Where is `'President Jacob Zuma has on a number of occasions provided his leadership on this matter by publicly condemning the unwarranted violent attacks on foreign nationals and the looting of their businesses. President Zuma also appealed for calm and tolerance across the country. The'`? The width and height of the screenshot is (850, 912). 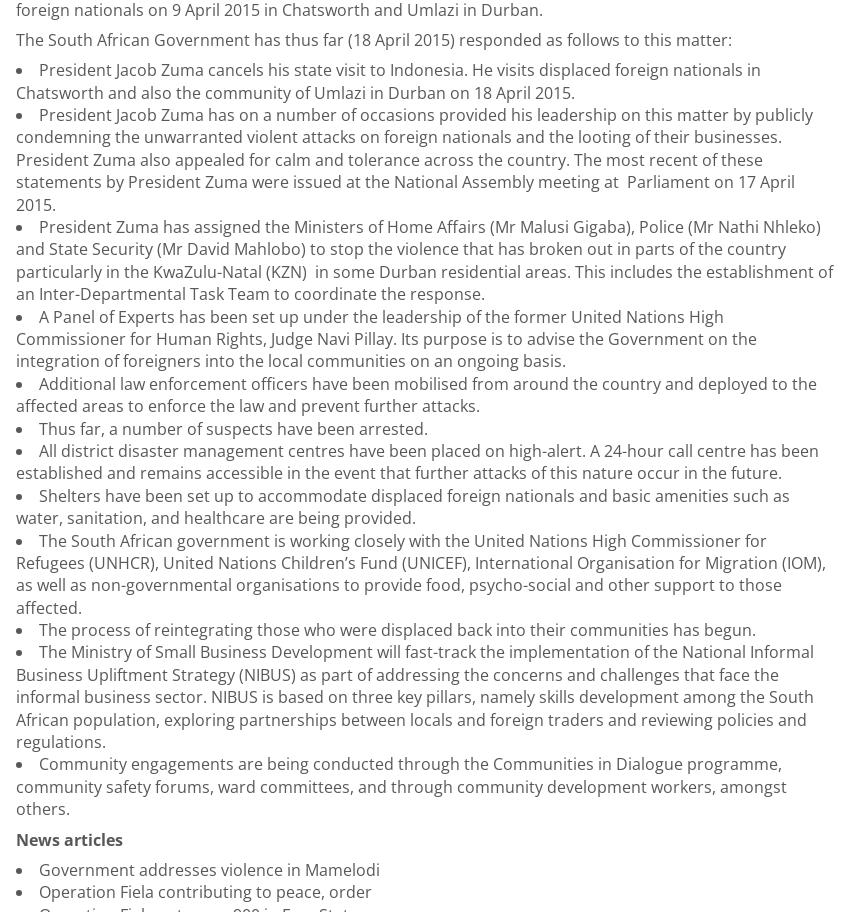 'President Jacob Zuma has on a number of occasions provided his leadership on this matter by publicly condemning the unwarranted violent attacks on foreign nationals and the looting of their businesses. President Zuma also appealed for calm and tolerance across the country. The' is located at coordinates (414, 135).